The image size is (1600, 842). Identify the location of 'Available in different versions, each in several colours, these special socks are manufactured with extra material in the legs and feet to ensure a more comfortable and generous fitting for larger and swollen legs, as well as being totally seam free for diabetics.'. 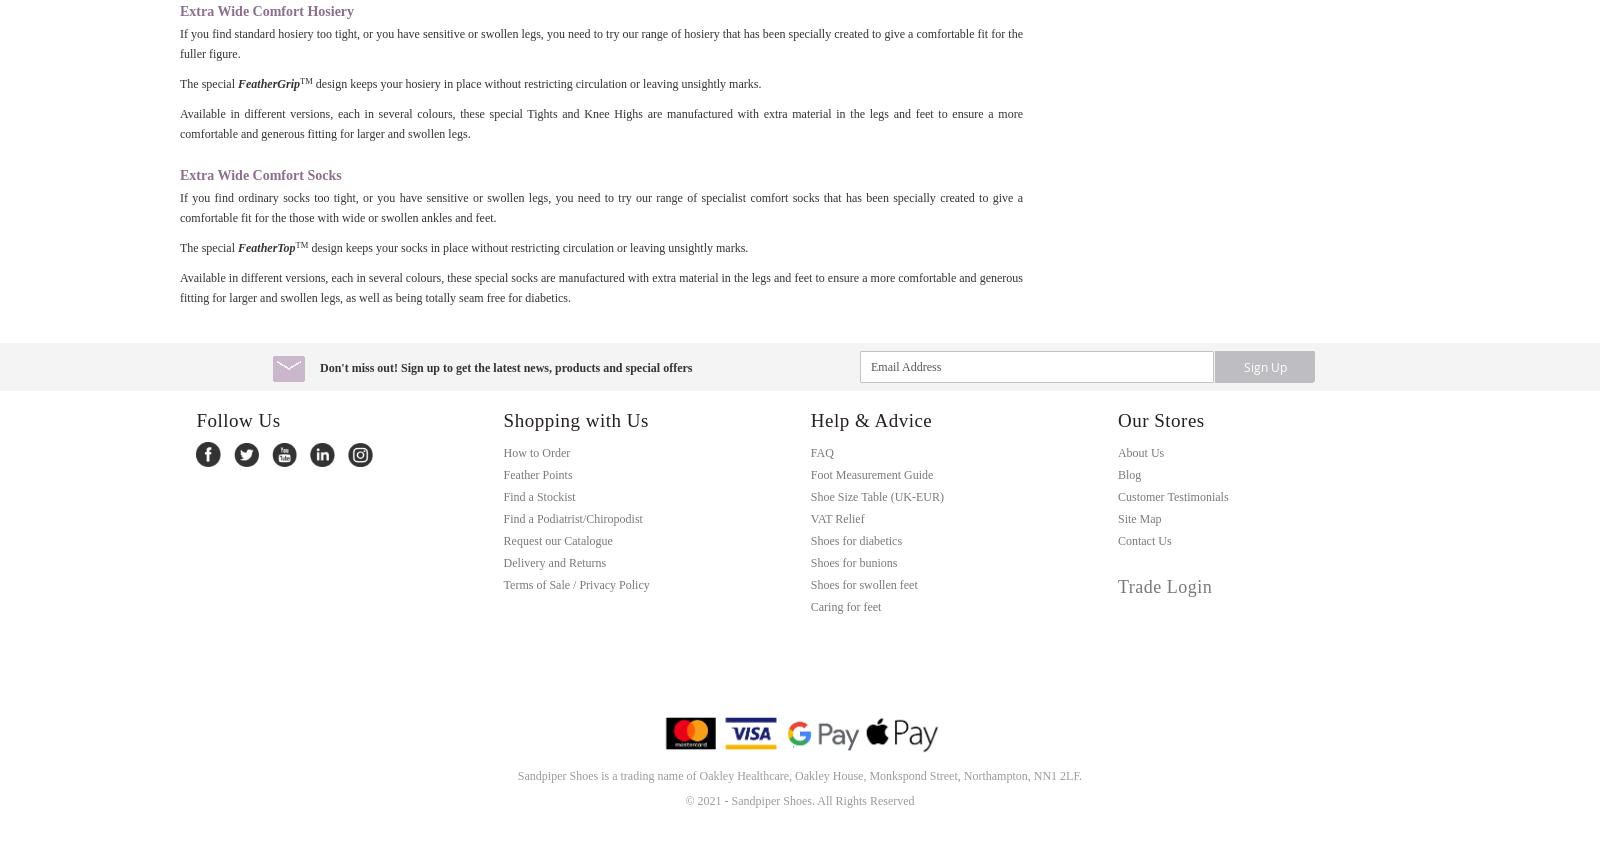
(601, 287).